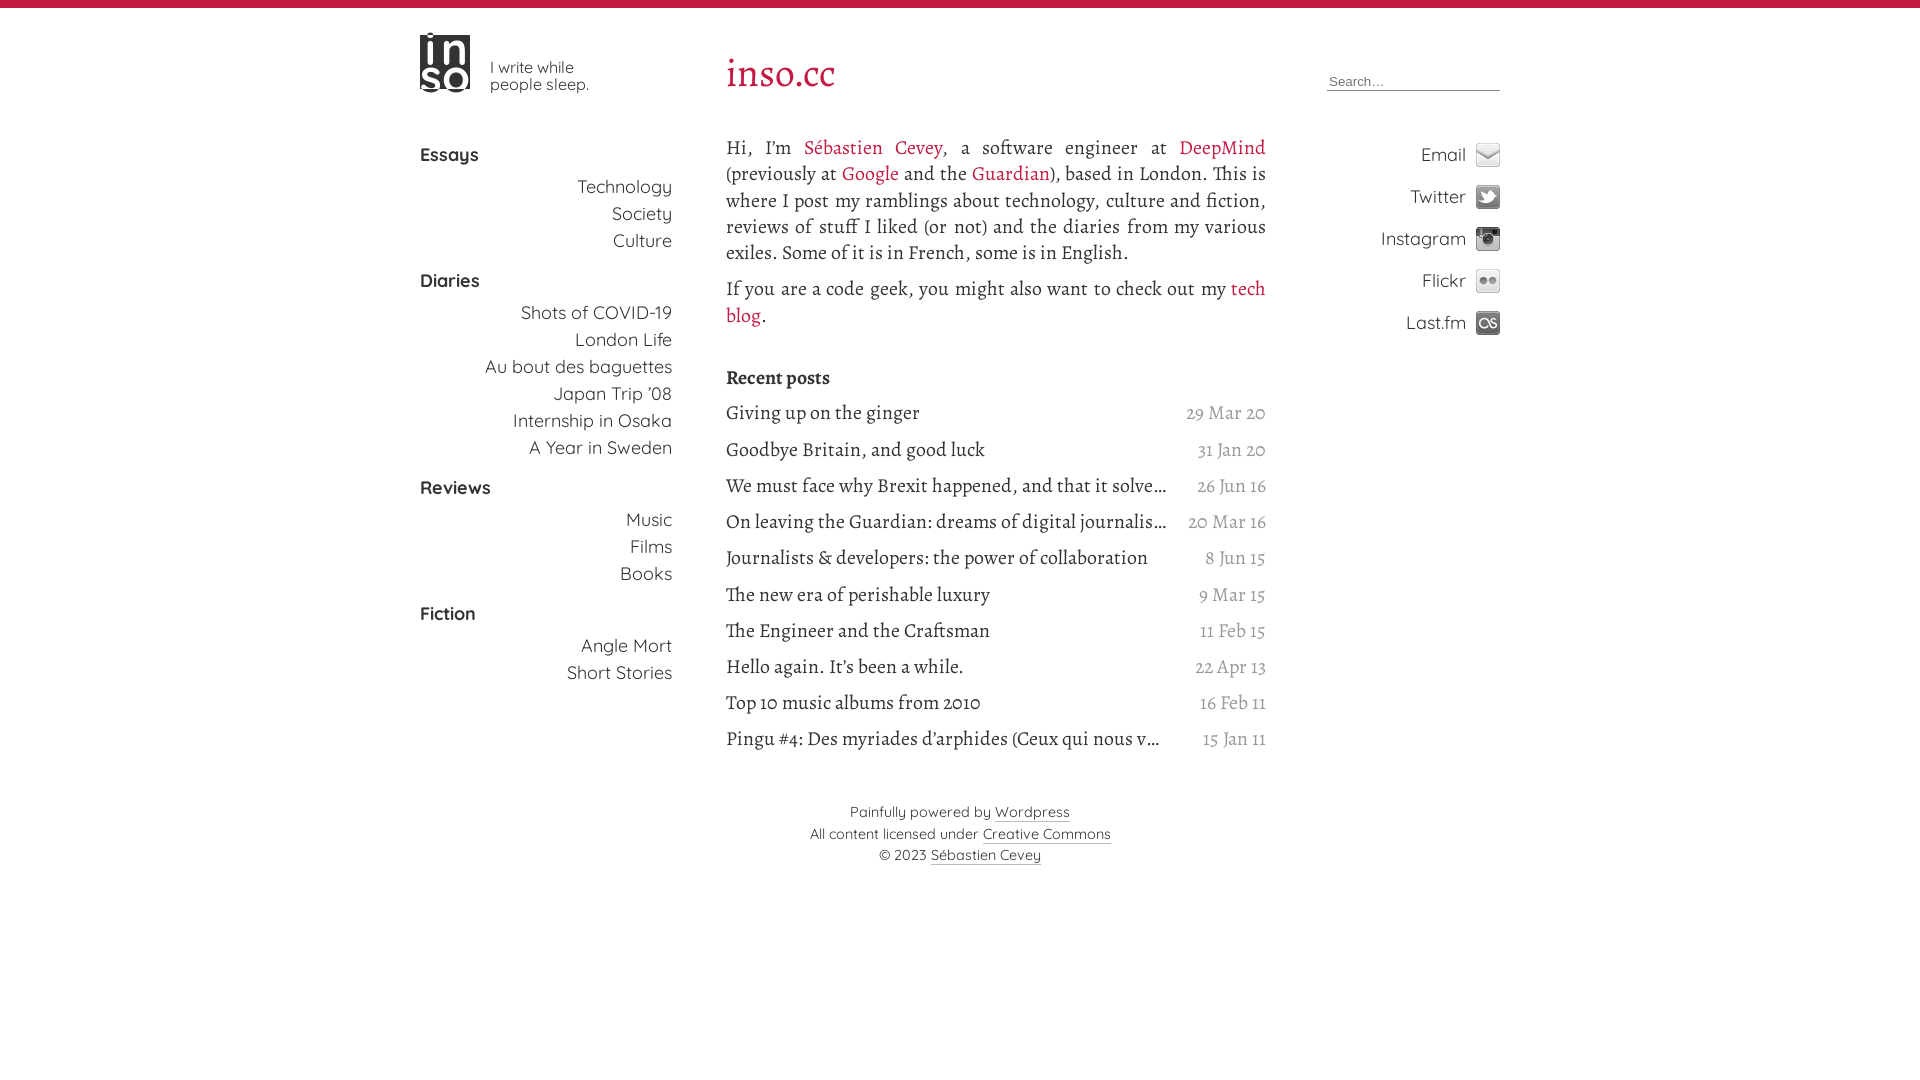 Image resolution: width=1920 pixels, height=1080 pixels. I want to click on 'Fiction', so click(419, 612).